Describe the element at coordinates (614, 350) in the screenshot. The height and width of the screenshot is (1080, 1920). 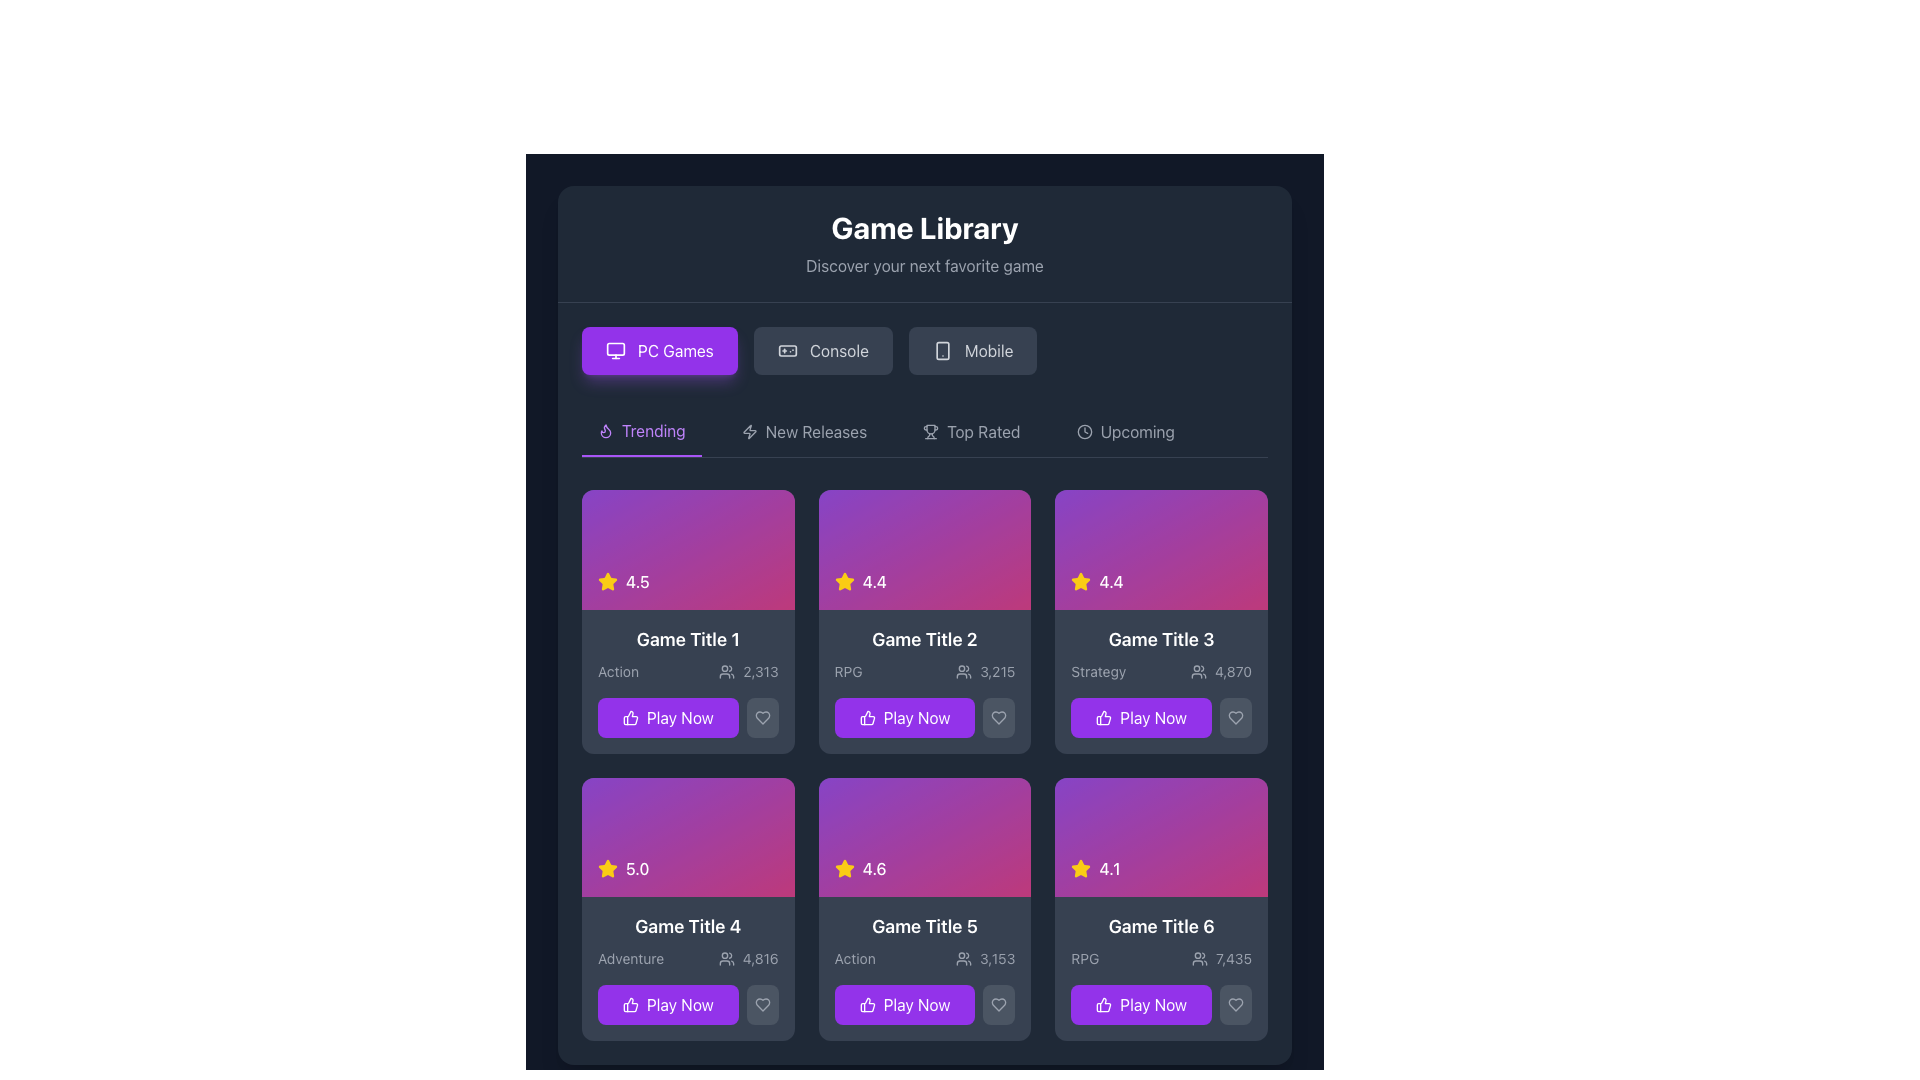
I see `the 'PC Games' button, which is prominently displayed with a purple background and white text, containing a small monitor icon on the far left` at that location.